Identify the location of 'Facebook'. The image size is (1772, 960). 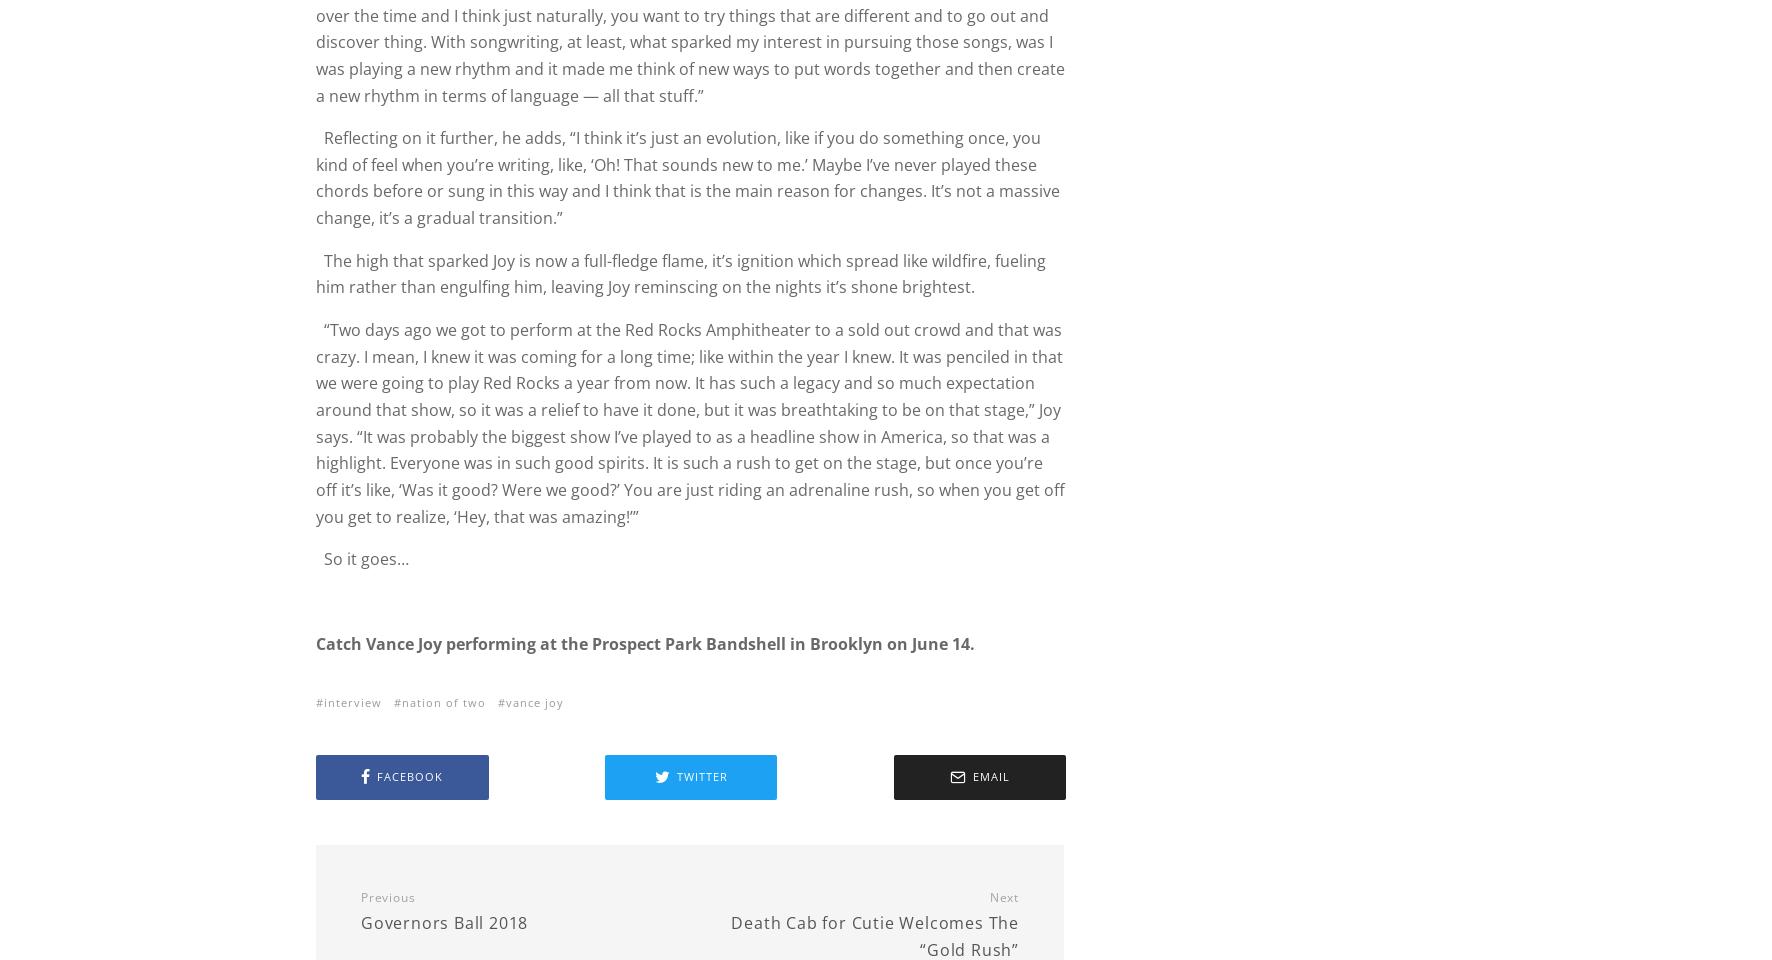
(410, 775).